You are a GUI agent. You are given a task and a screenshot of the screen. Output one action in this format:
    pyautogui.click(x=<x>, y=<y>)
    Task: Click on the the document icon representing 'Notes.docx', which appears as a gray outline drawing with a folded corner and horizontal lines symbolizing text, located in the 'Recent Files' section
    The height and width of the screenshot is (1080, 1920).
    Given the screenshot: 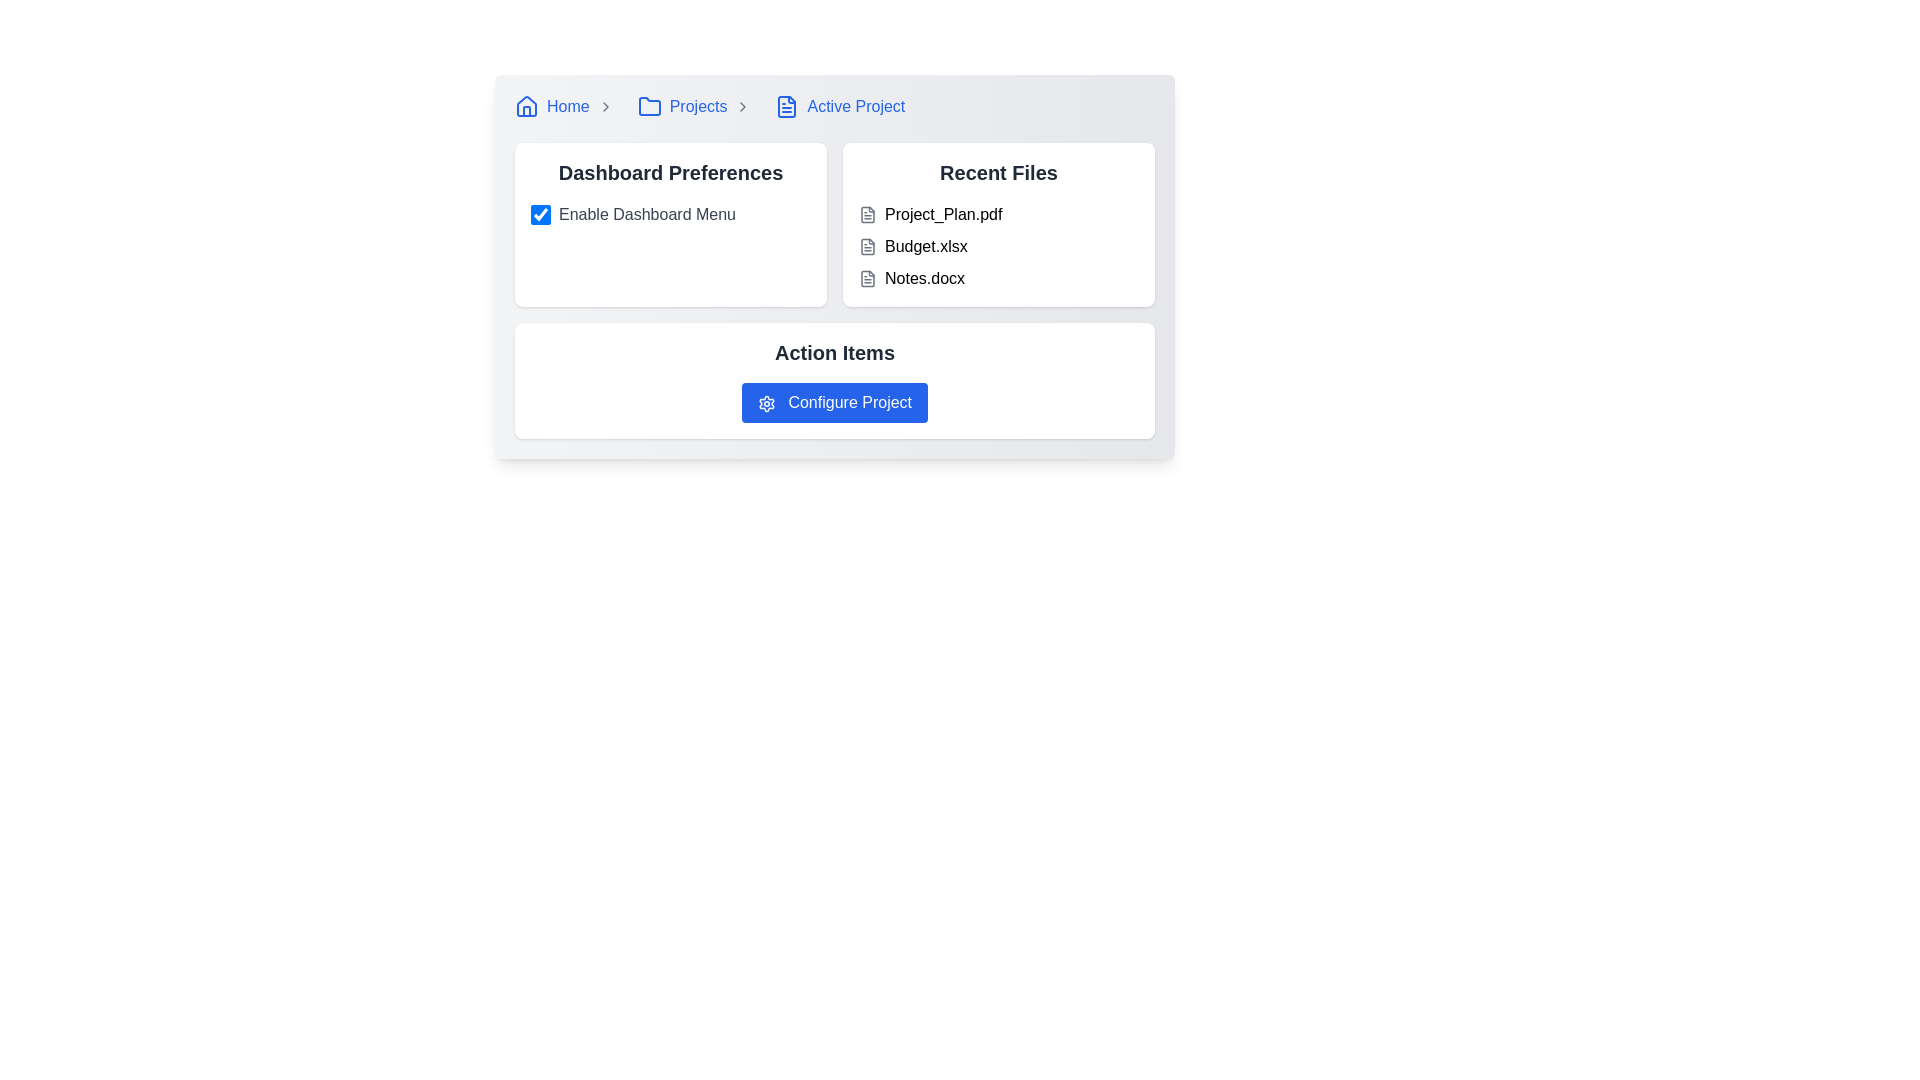 What is the action you would take?
    pyautogui.click(x=868, y=278)
    